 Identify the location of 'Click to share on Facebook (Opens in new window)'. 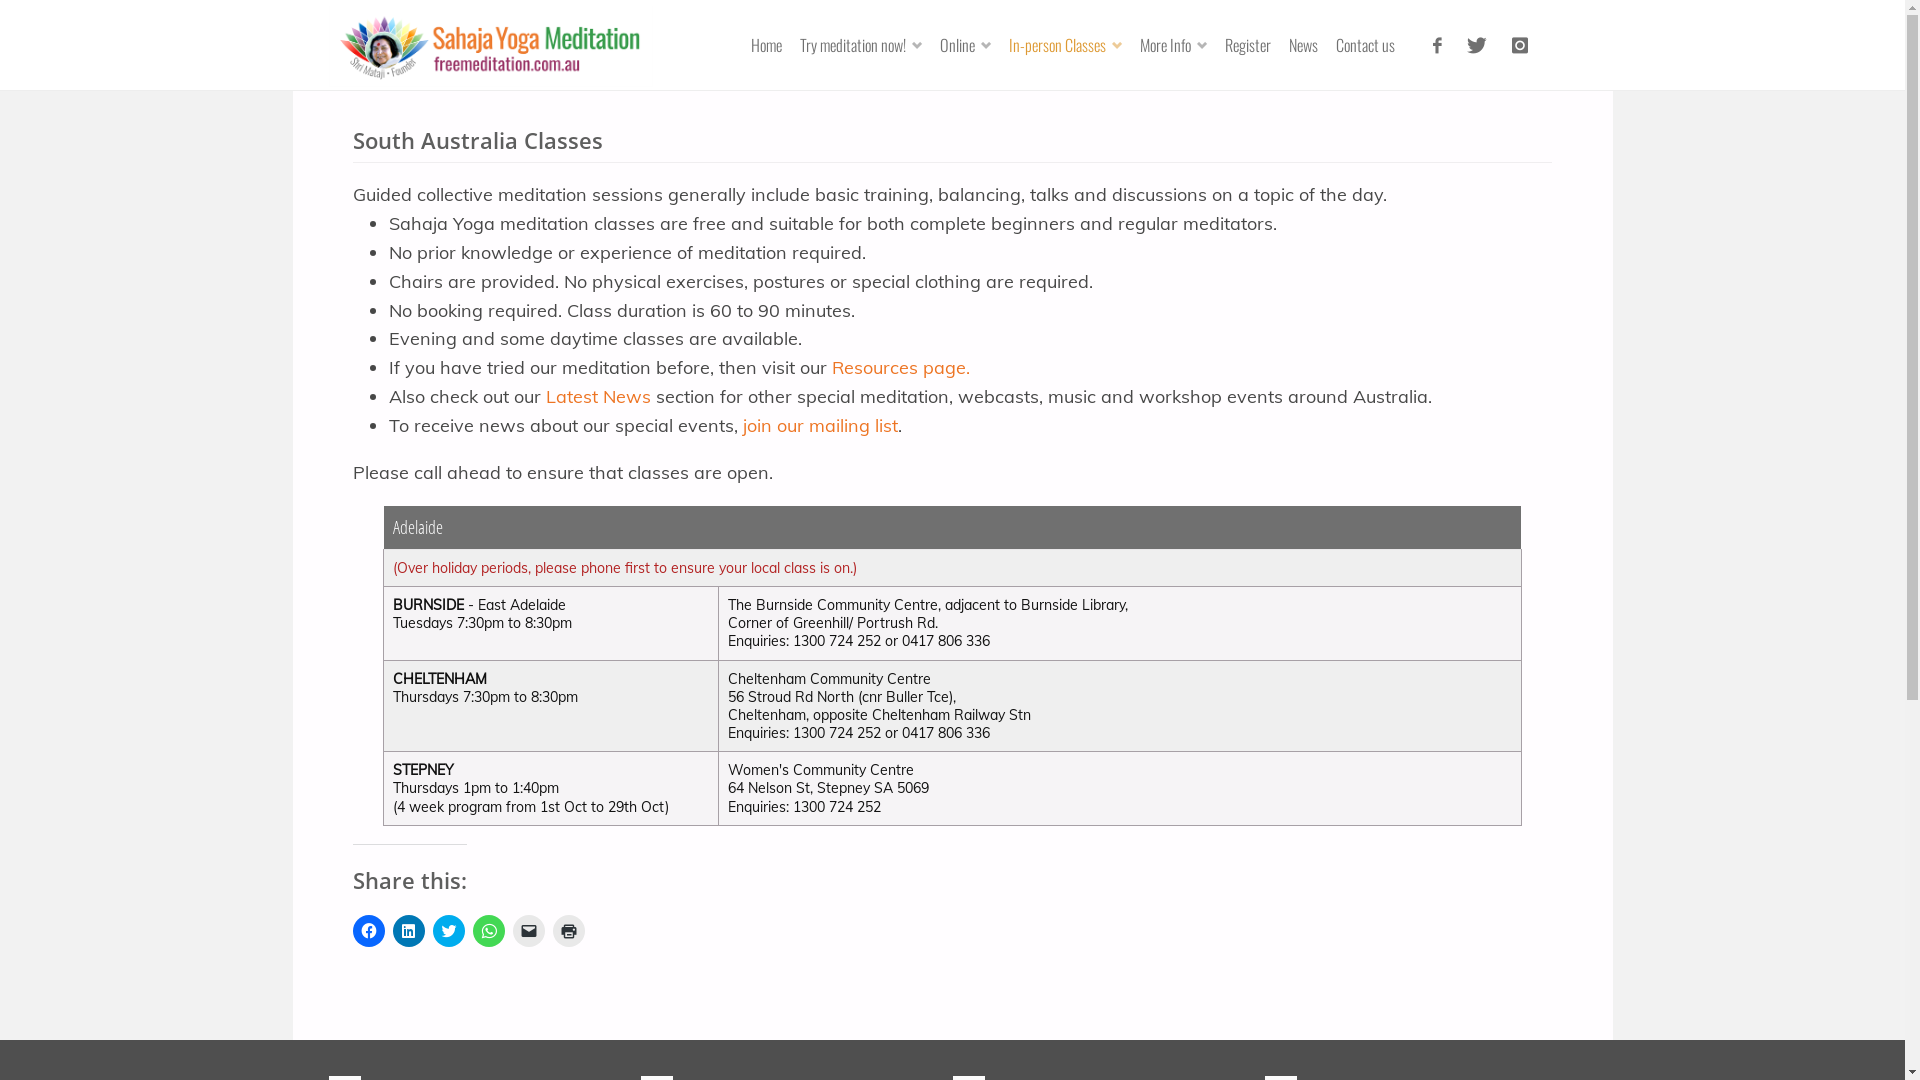
(369, 930).